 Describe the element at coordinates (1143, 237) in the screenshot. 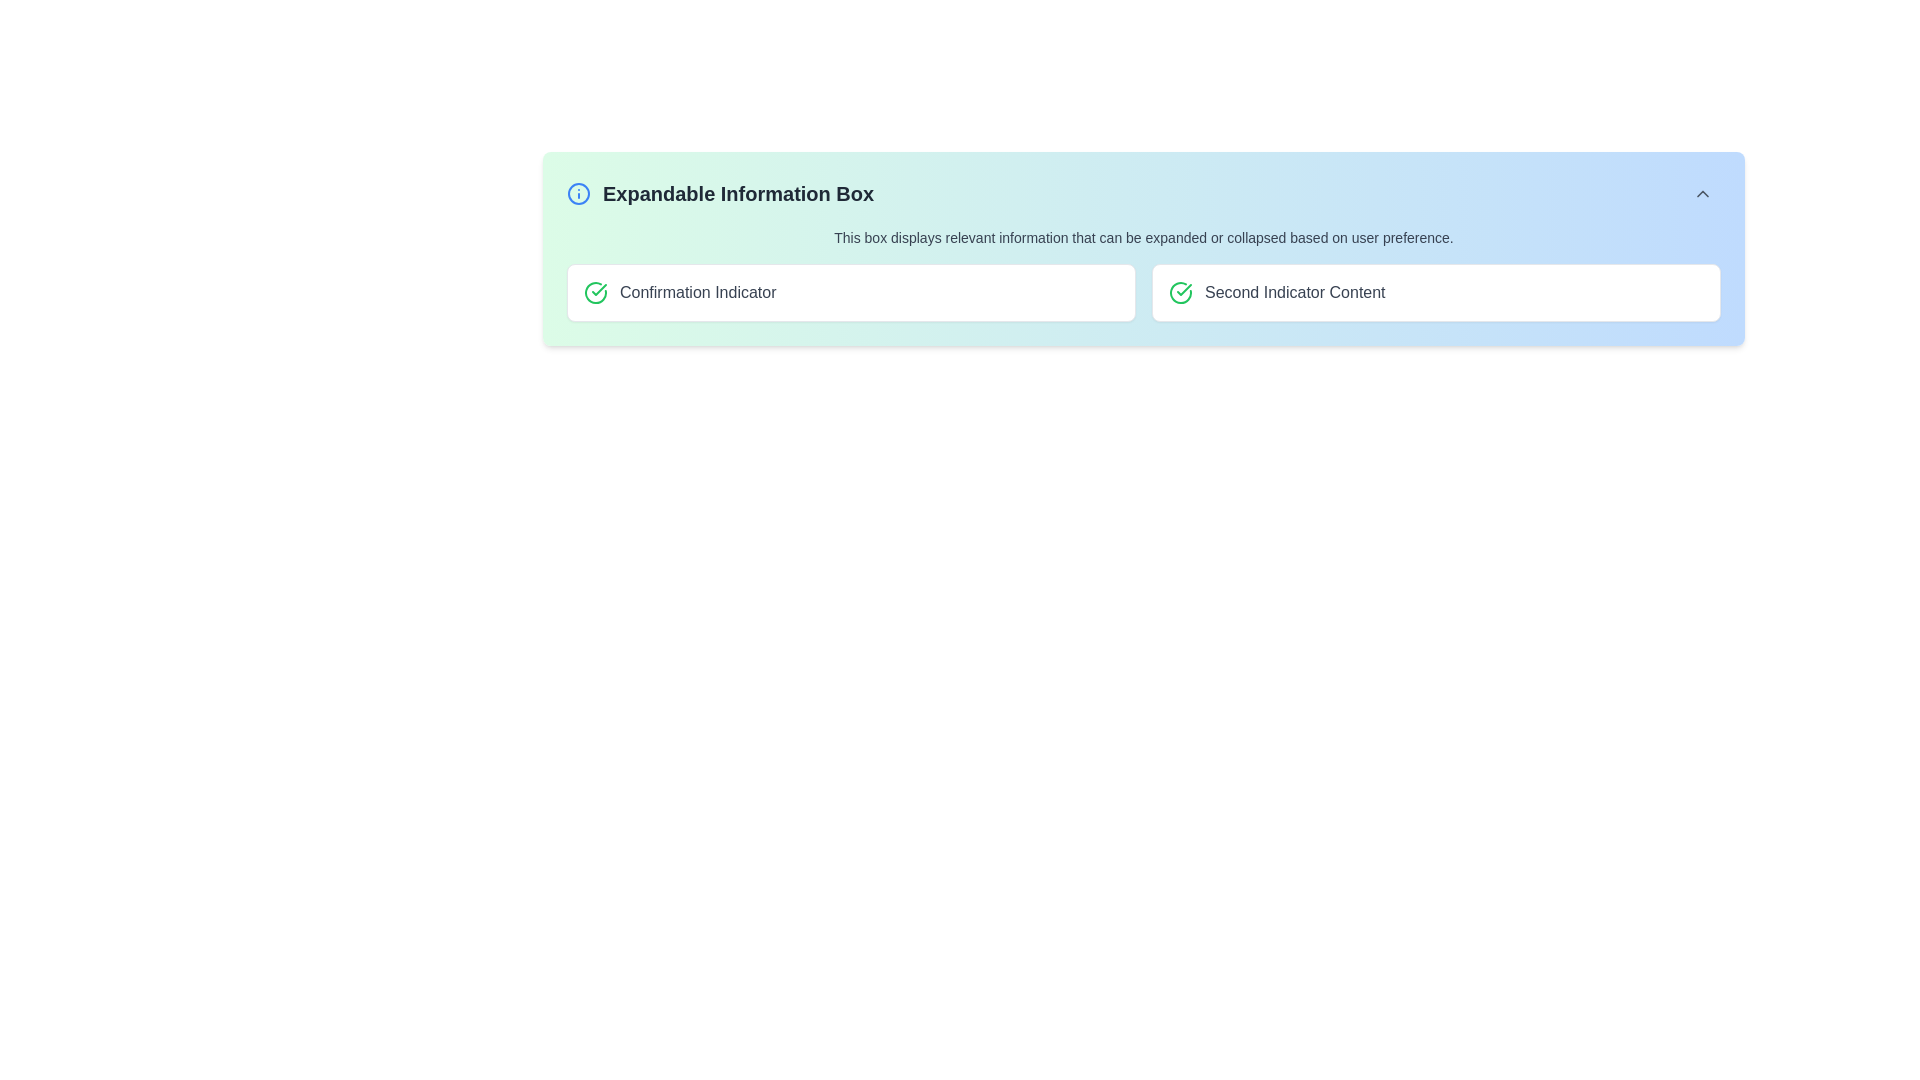

I see `explanatory static text located just below the header 'Expandable Information Box' and above the indicators row` at that location.